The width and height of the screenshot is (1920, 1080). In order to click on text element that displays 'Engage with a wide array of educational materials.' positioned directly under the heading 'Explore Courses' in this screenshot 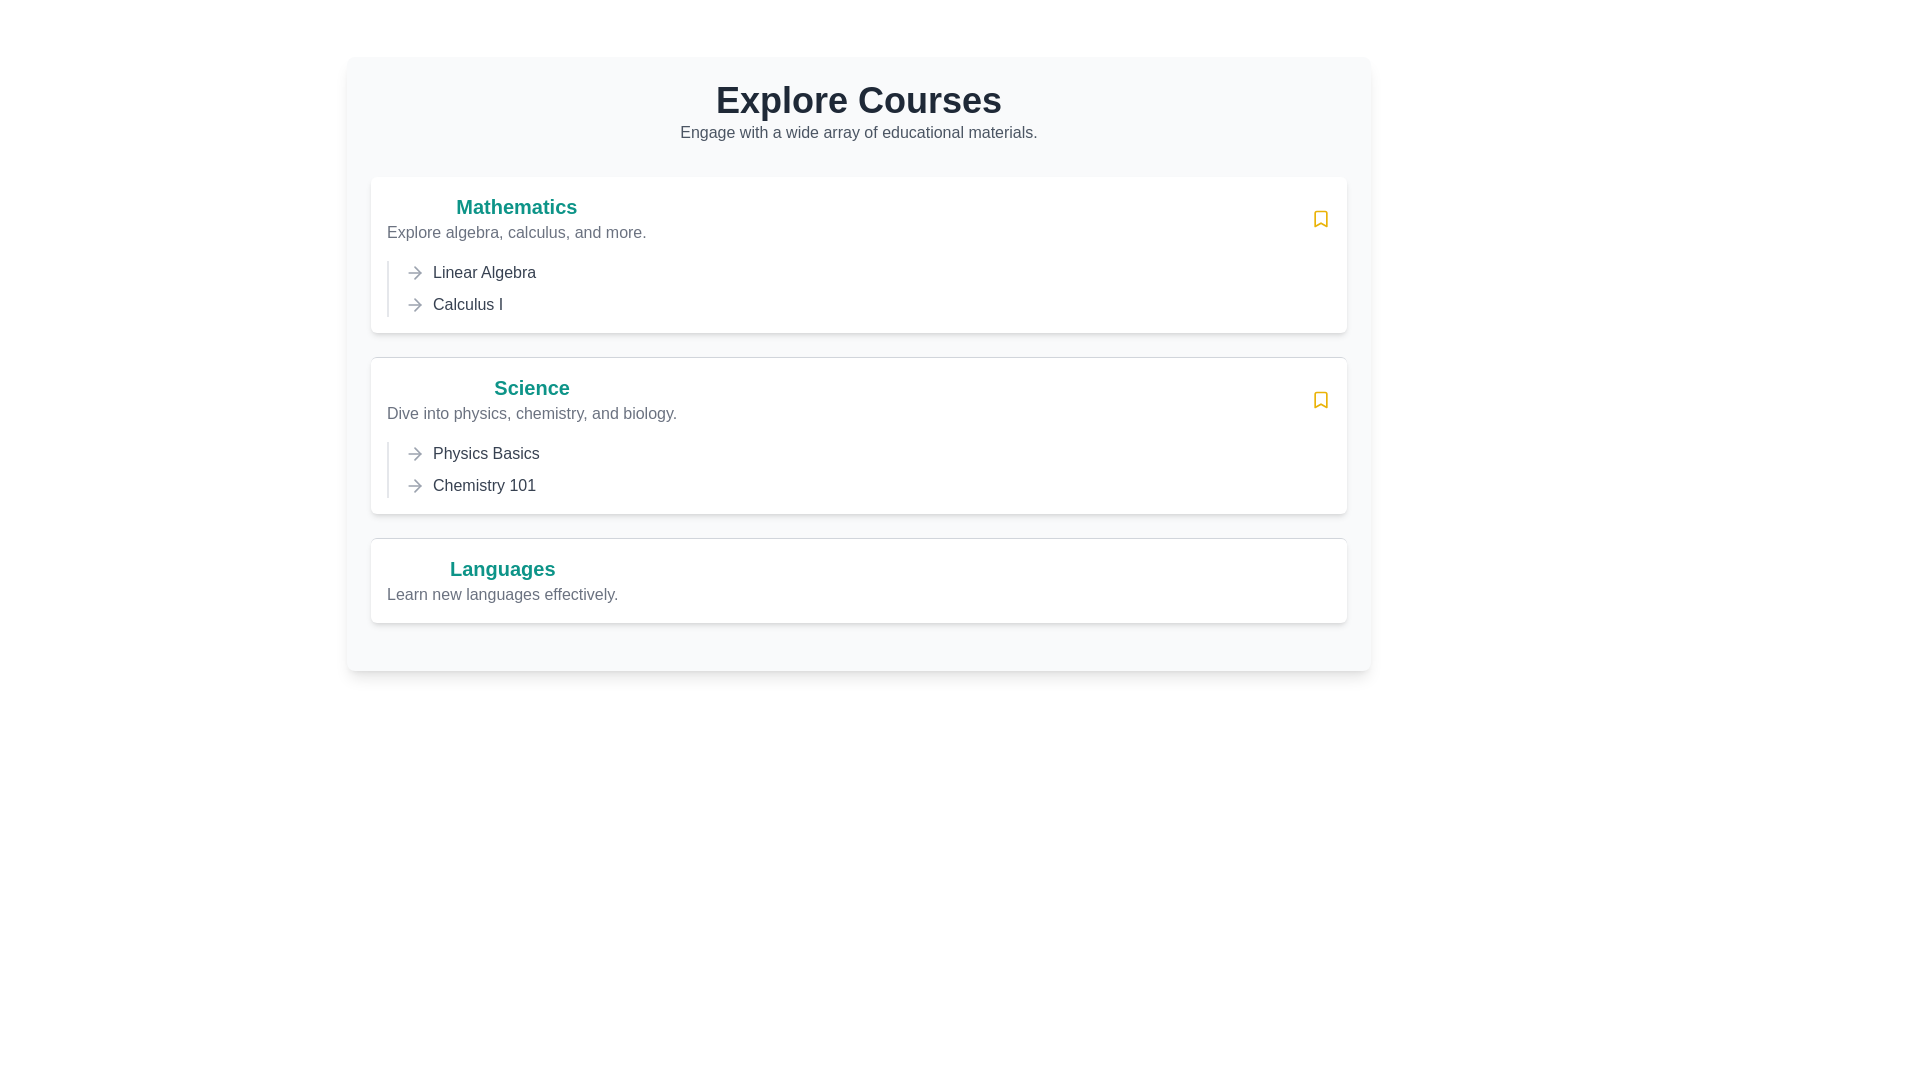, I will do `click(859, 132)`.